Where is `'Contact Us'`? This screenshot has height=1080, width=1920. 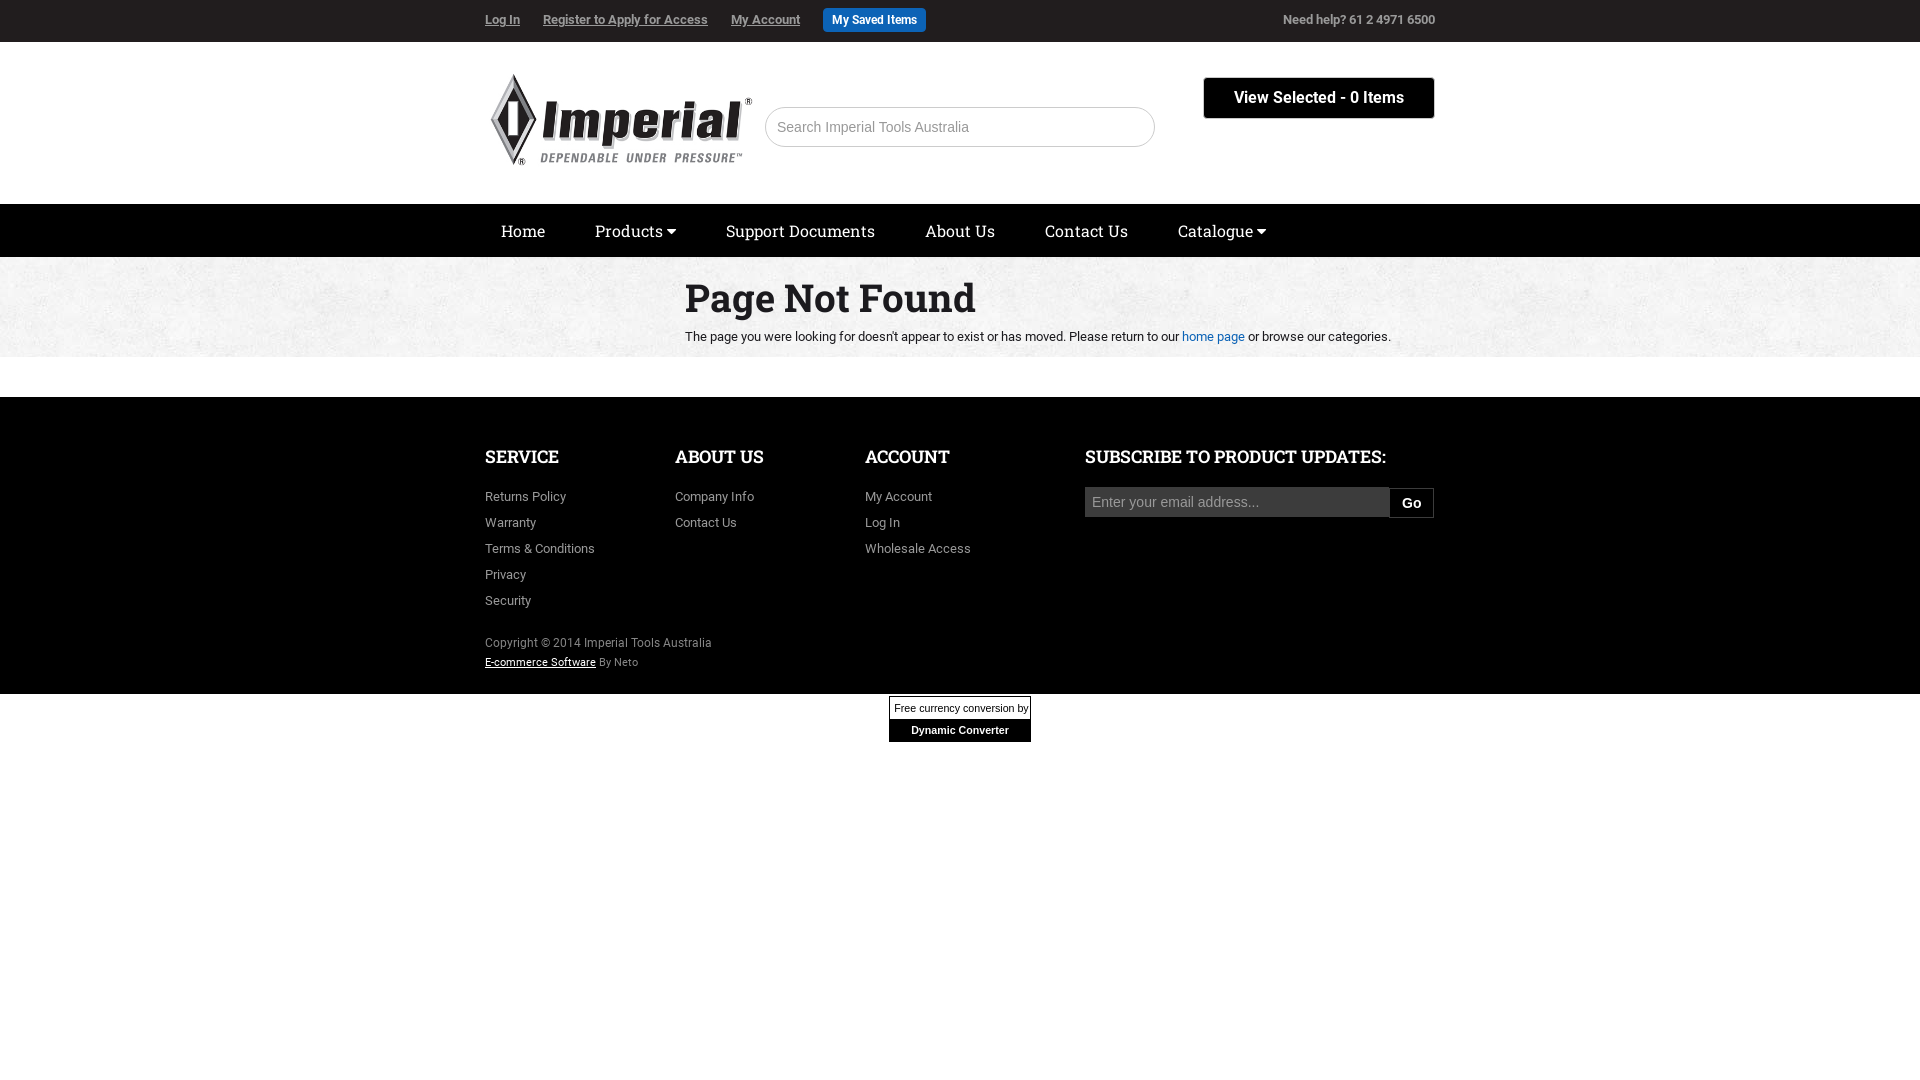
'Contact Us' is located at coordinates (705, 521).